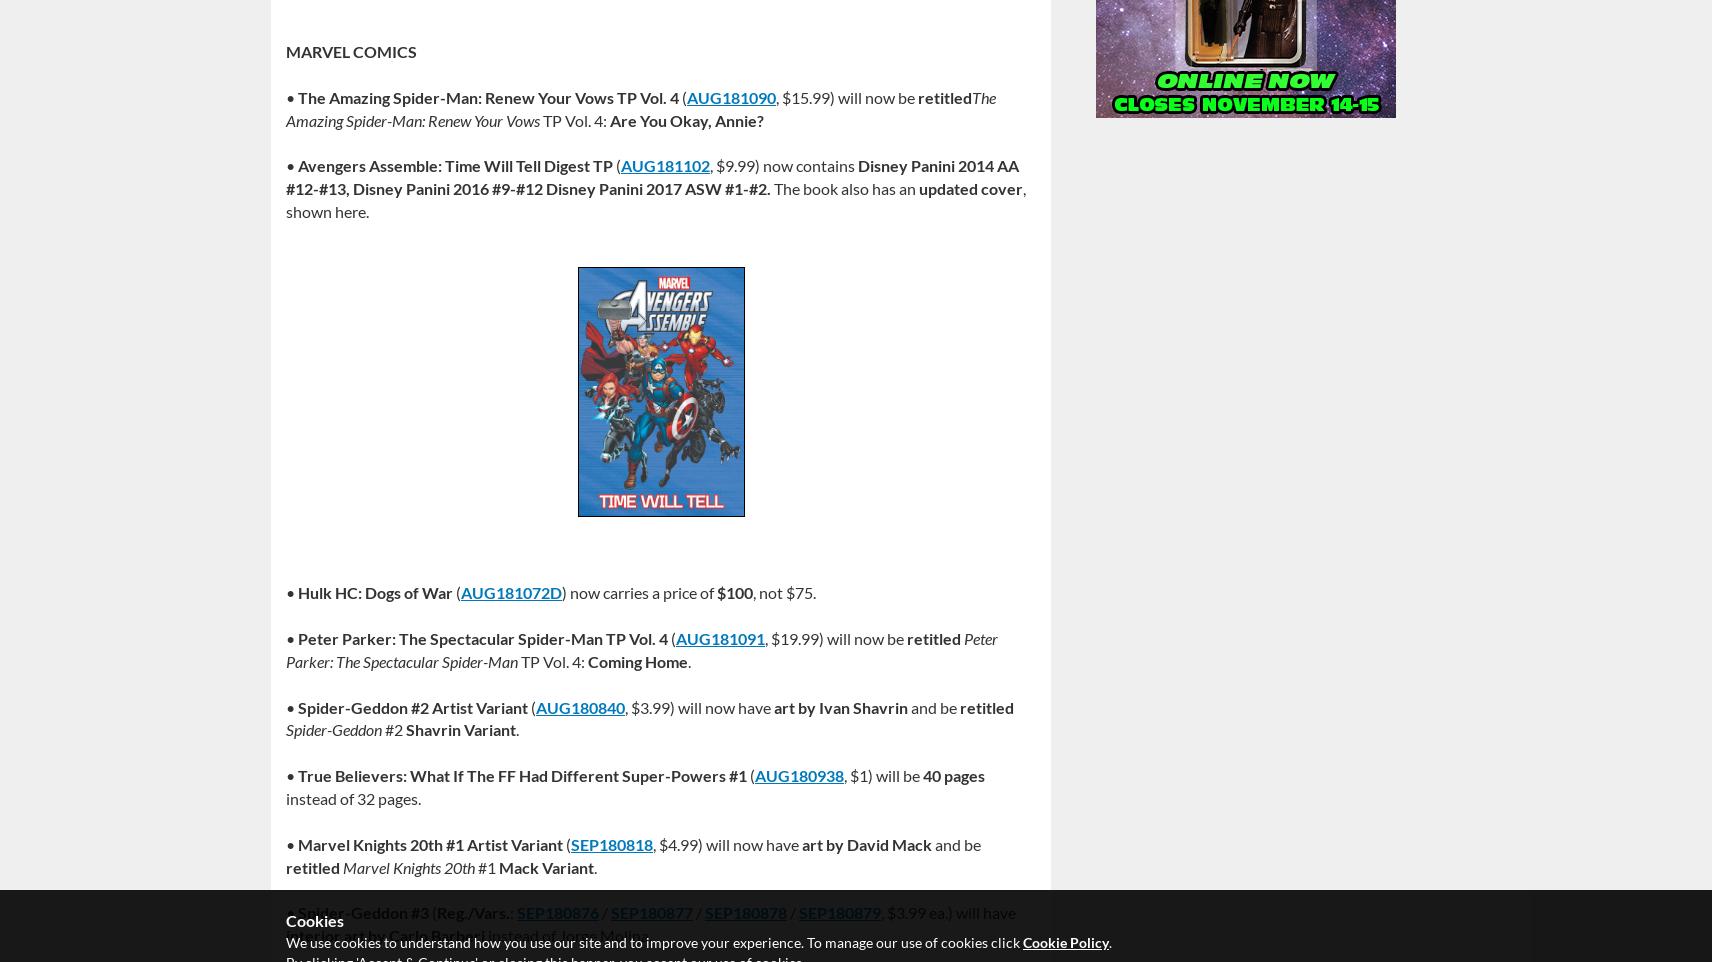 Image resolution: width=1712 pixels, height=962 pixels. I want to click on 'Spider-Geddon #3', so click(361, 911).